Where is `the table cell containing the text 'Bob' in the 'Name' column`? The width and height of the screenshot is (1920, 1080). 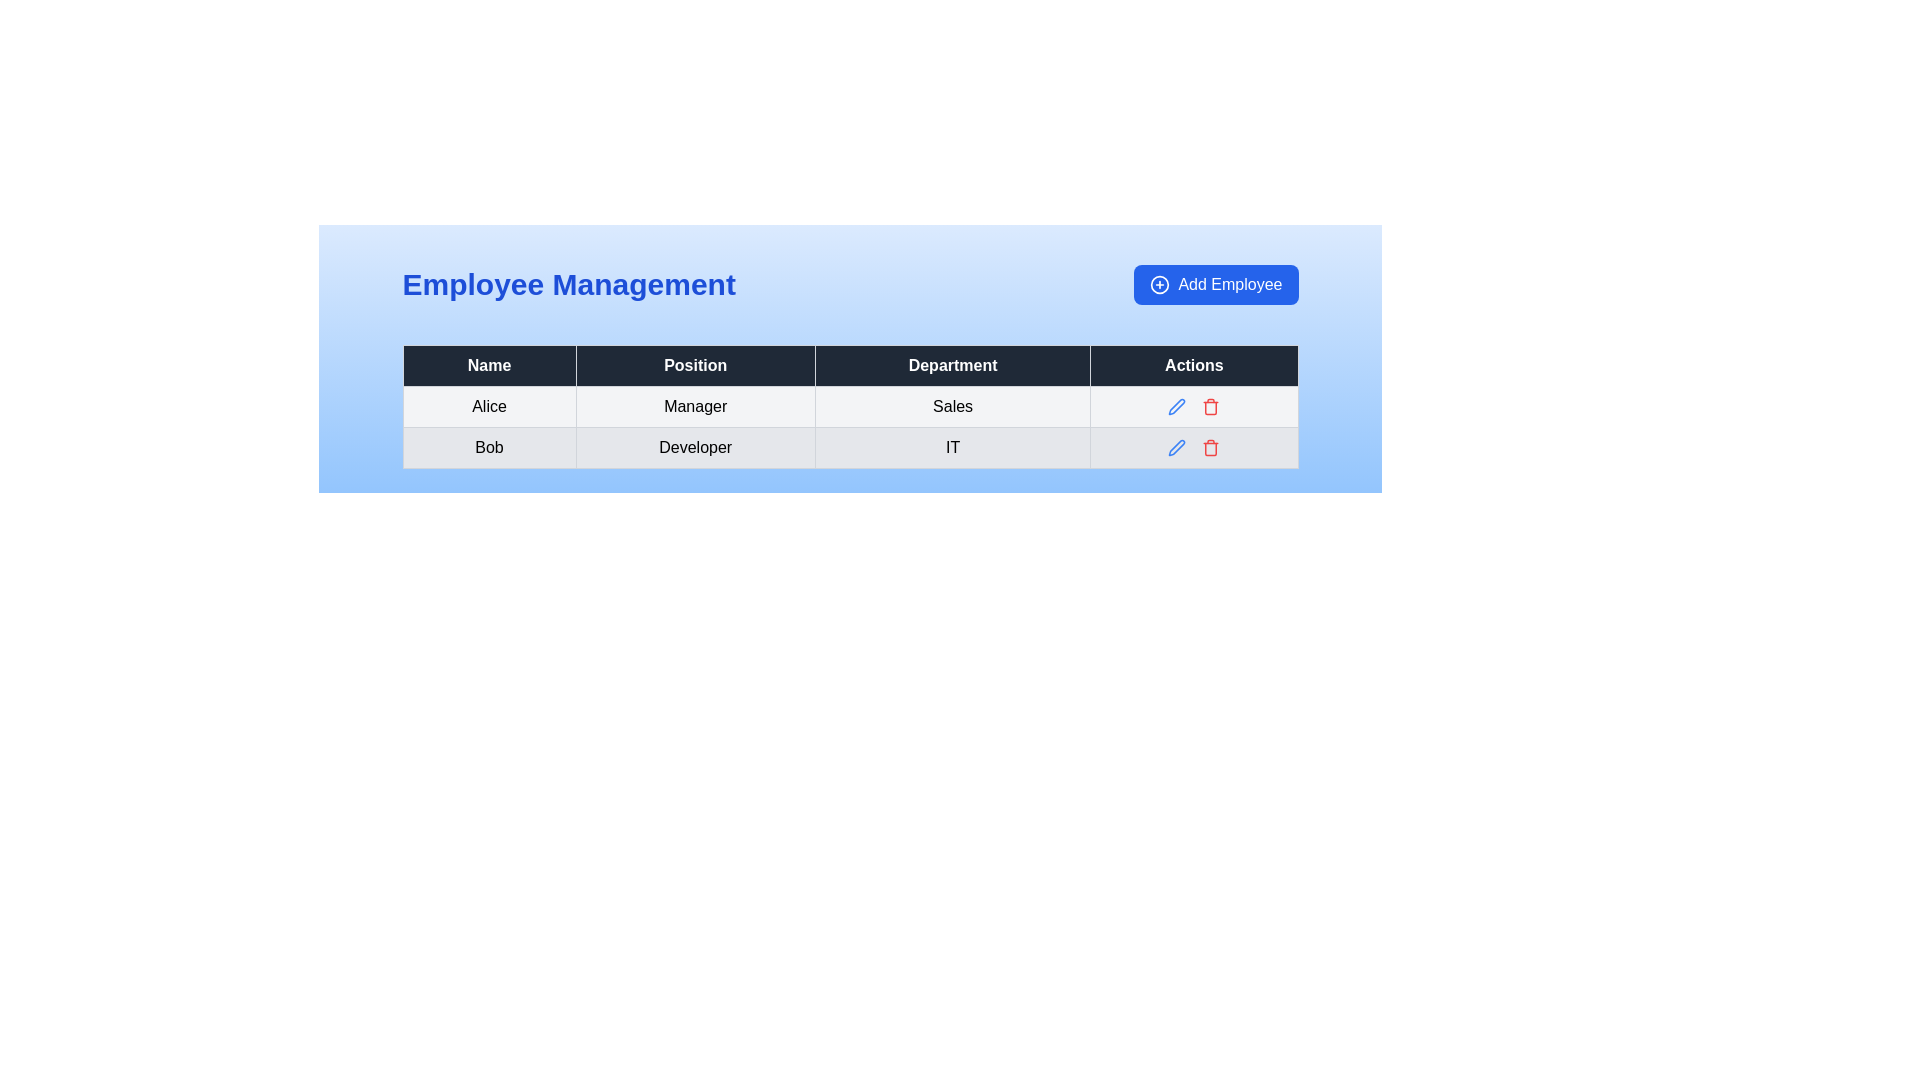 the table cell containing the text 'Bob' in the 'Name' column is located at coordinates (489, 446).